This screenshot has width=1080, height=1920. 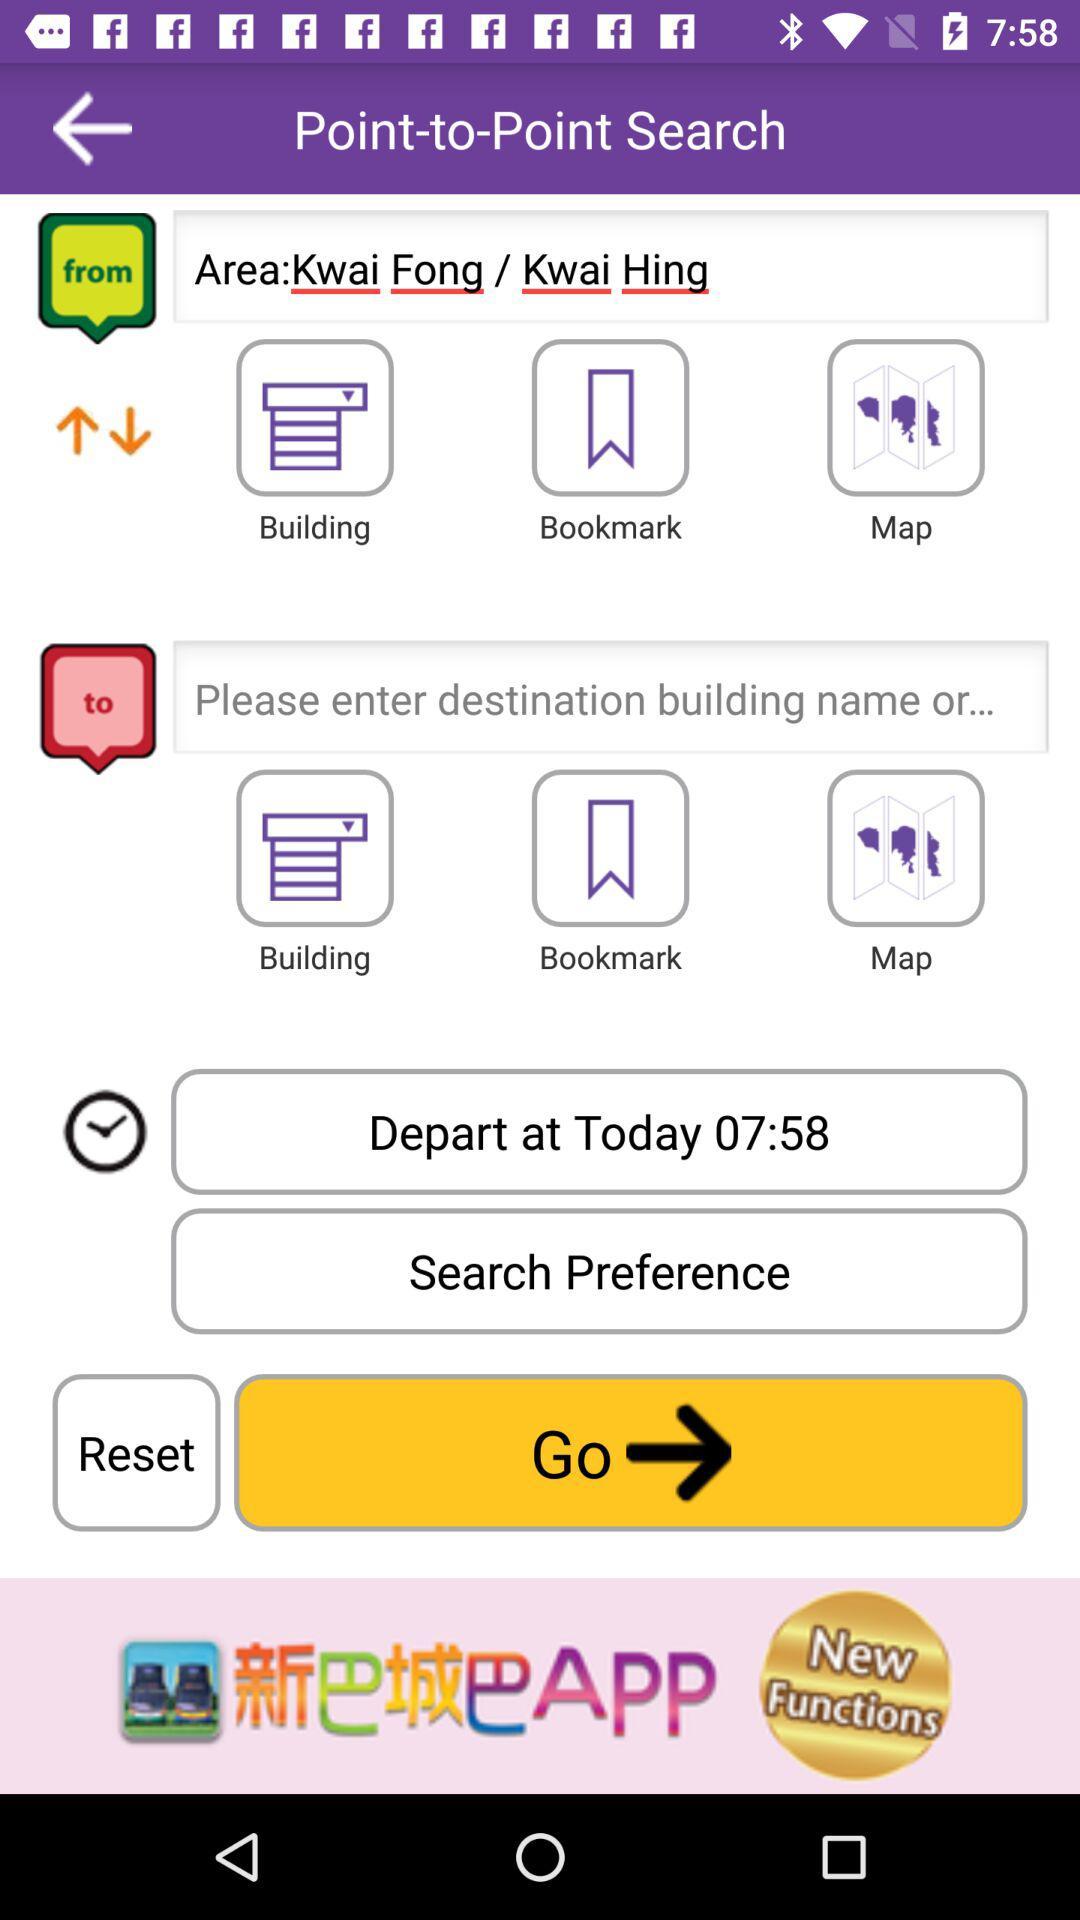 I want to click on the compare icon, so click(x=104, y=453).